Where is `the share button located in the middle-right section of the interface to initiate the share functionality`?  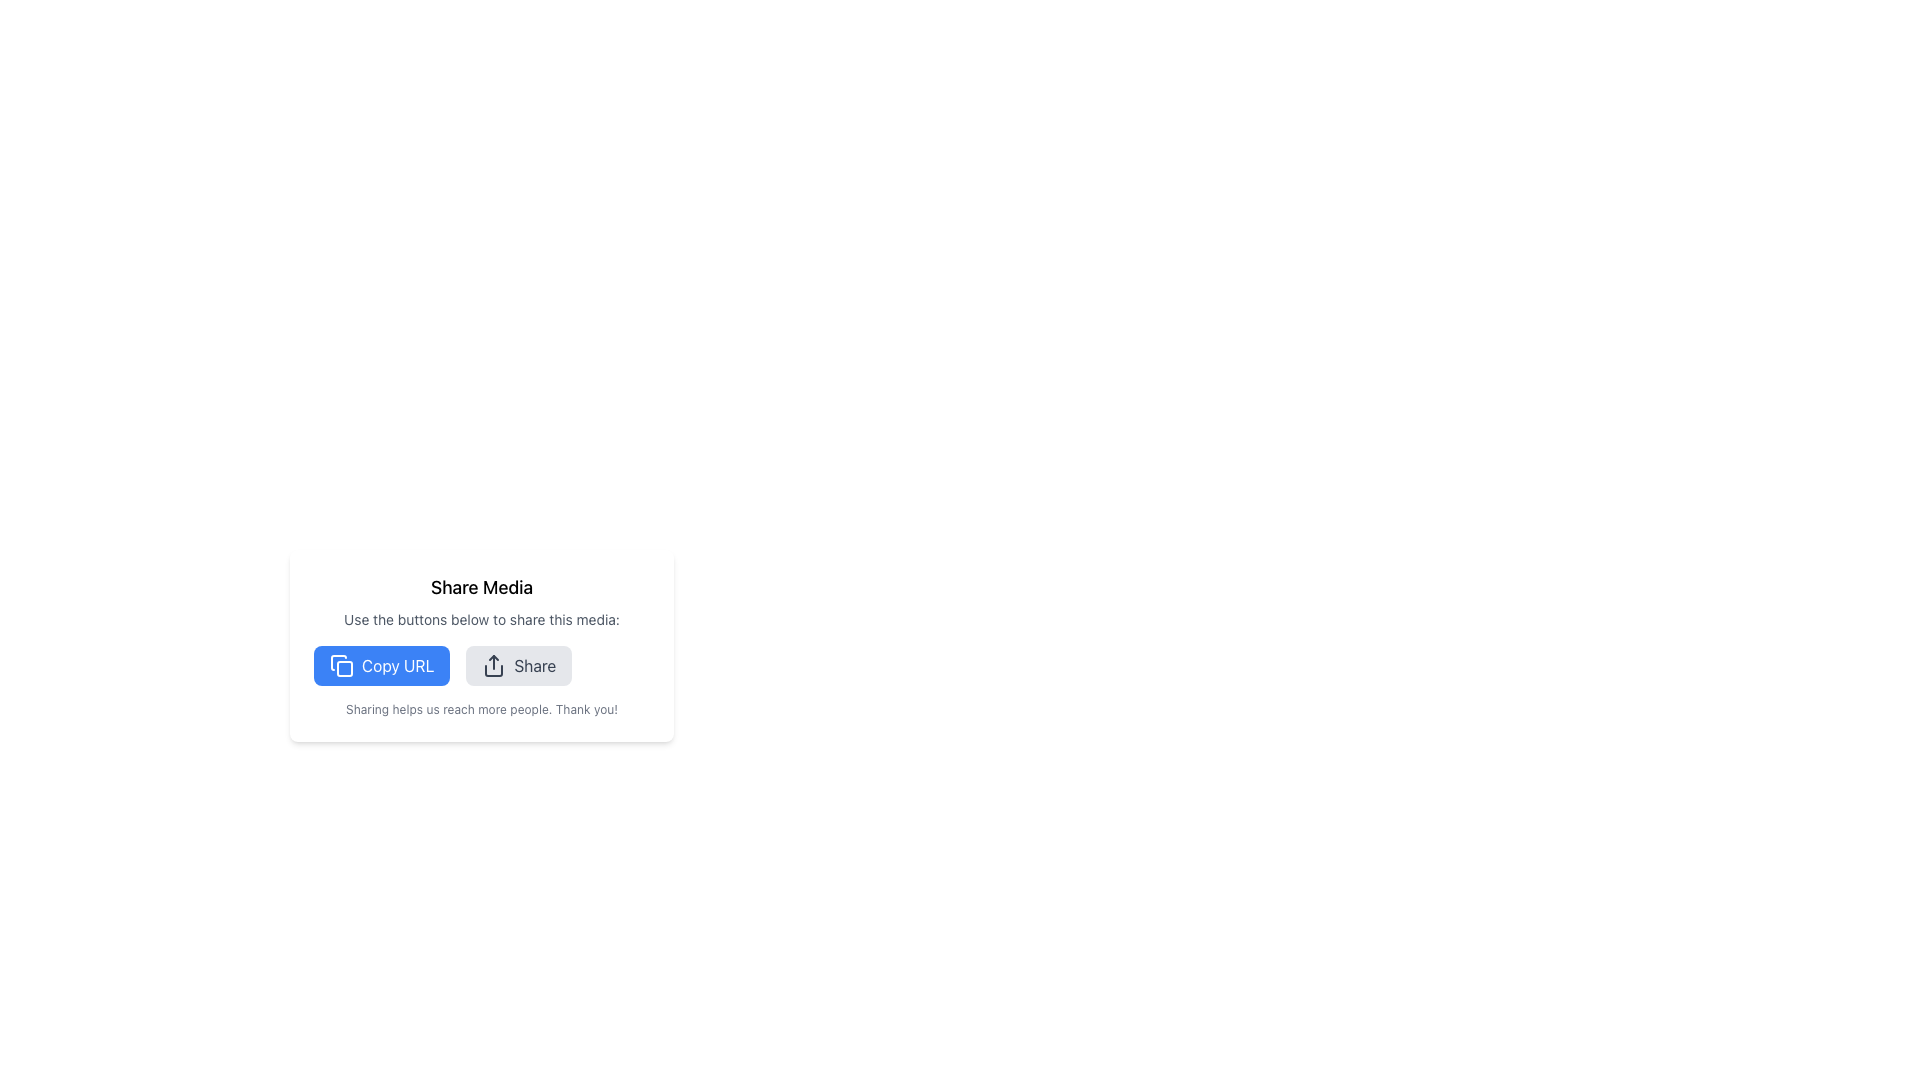
the share button located in the middle-right section of the interface to initiate the share functionality is located at coordinates (519, 666).